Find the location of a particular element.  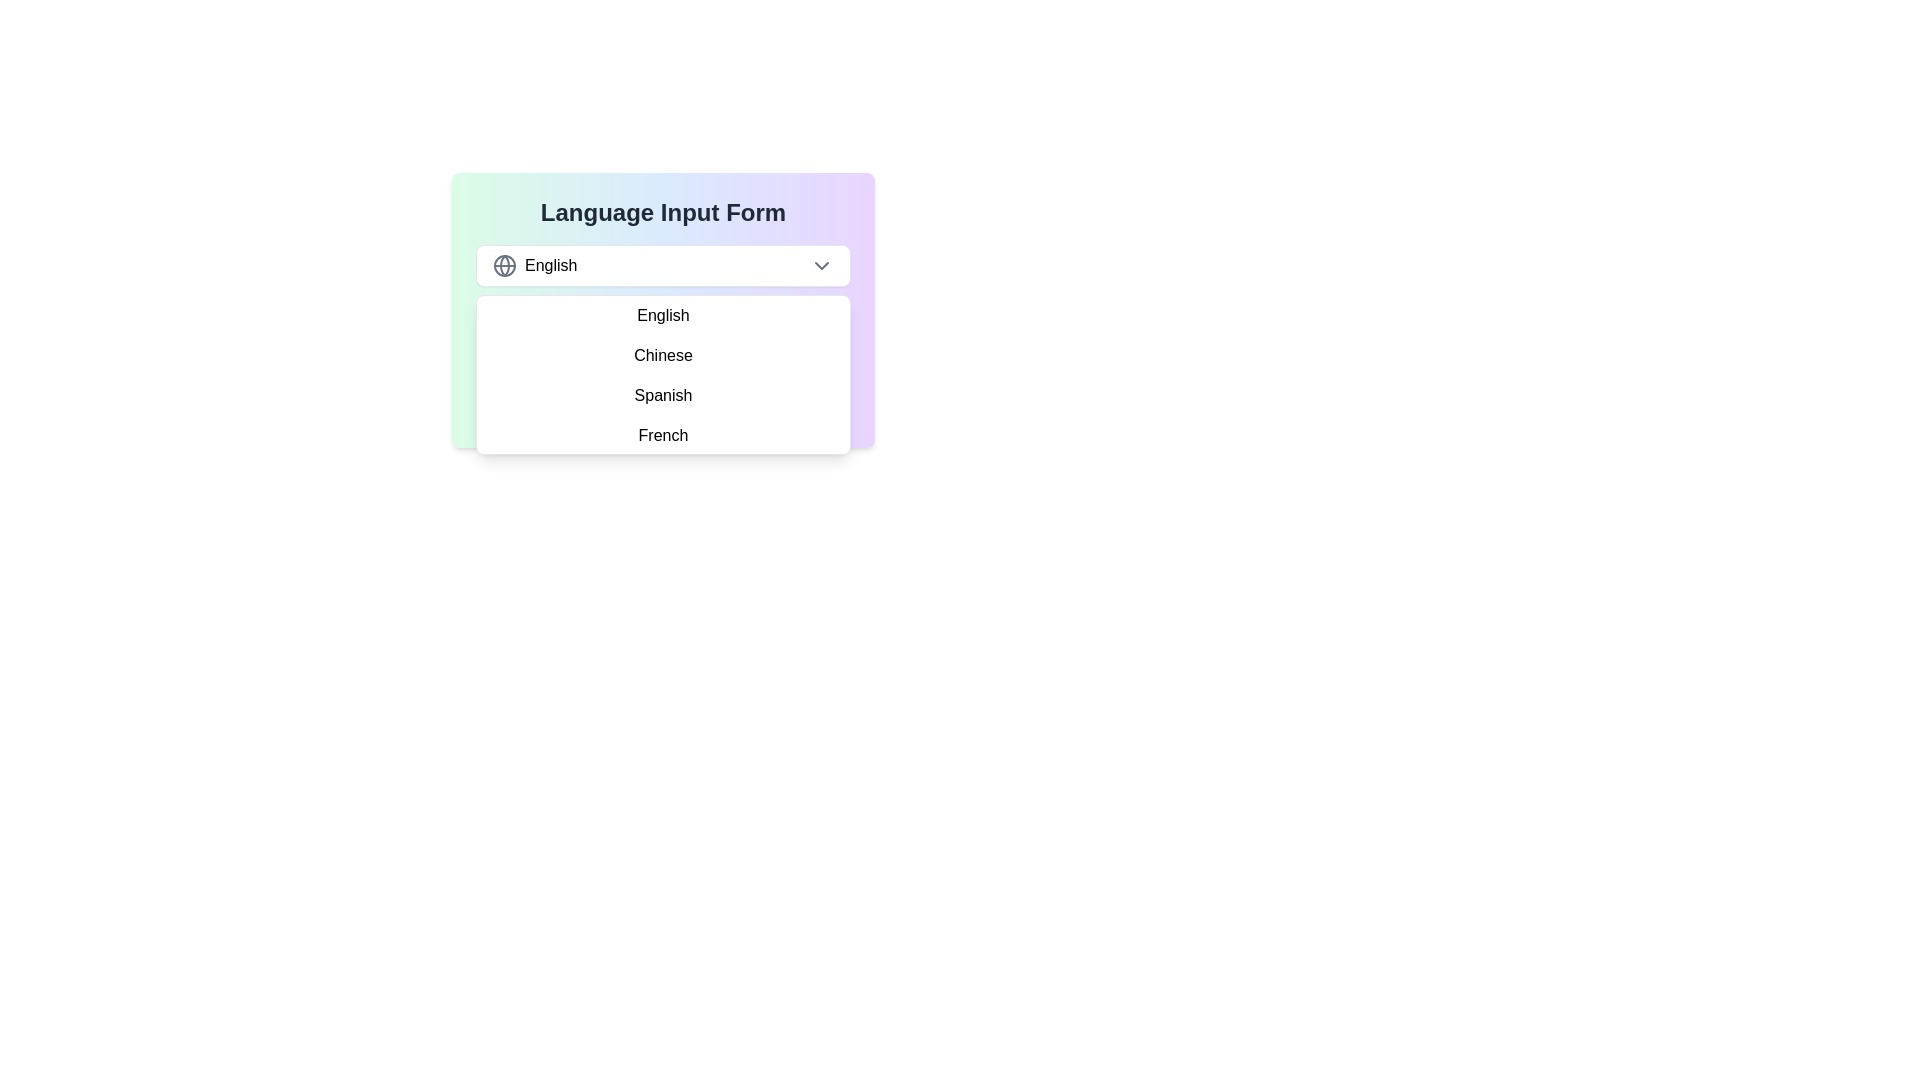

the 'French' option in the dropdown menu, which is the fourth item in the list beneath 'Spanish' is located at coordinates (663, 434).